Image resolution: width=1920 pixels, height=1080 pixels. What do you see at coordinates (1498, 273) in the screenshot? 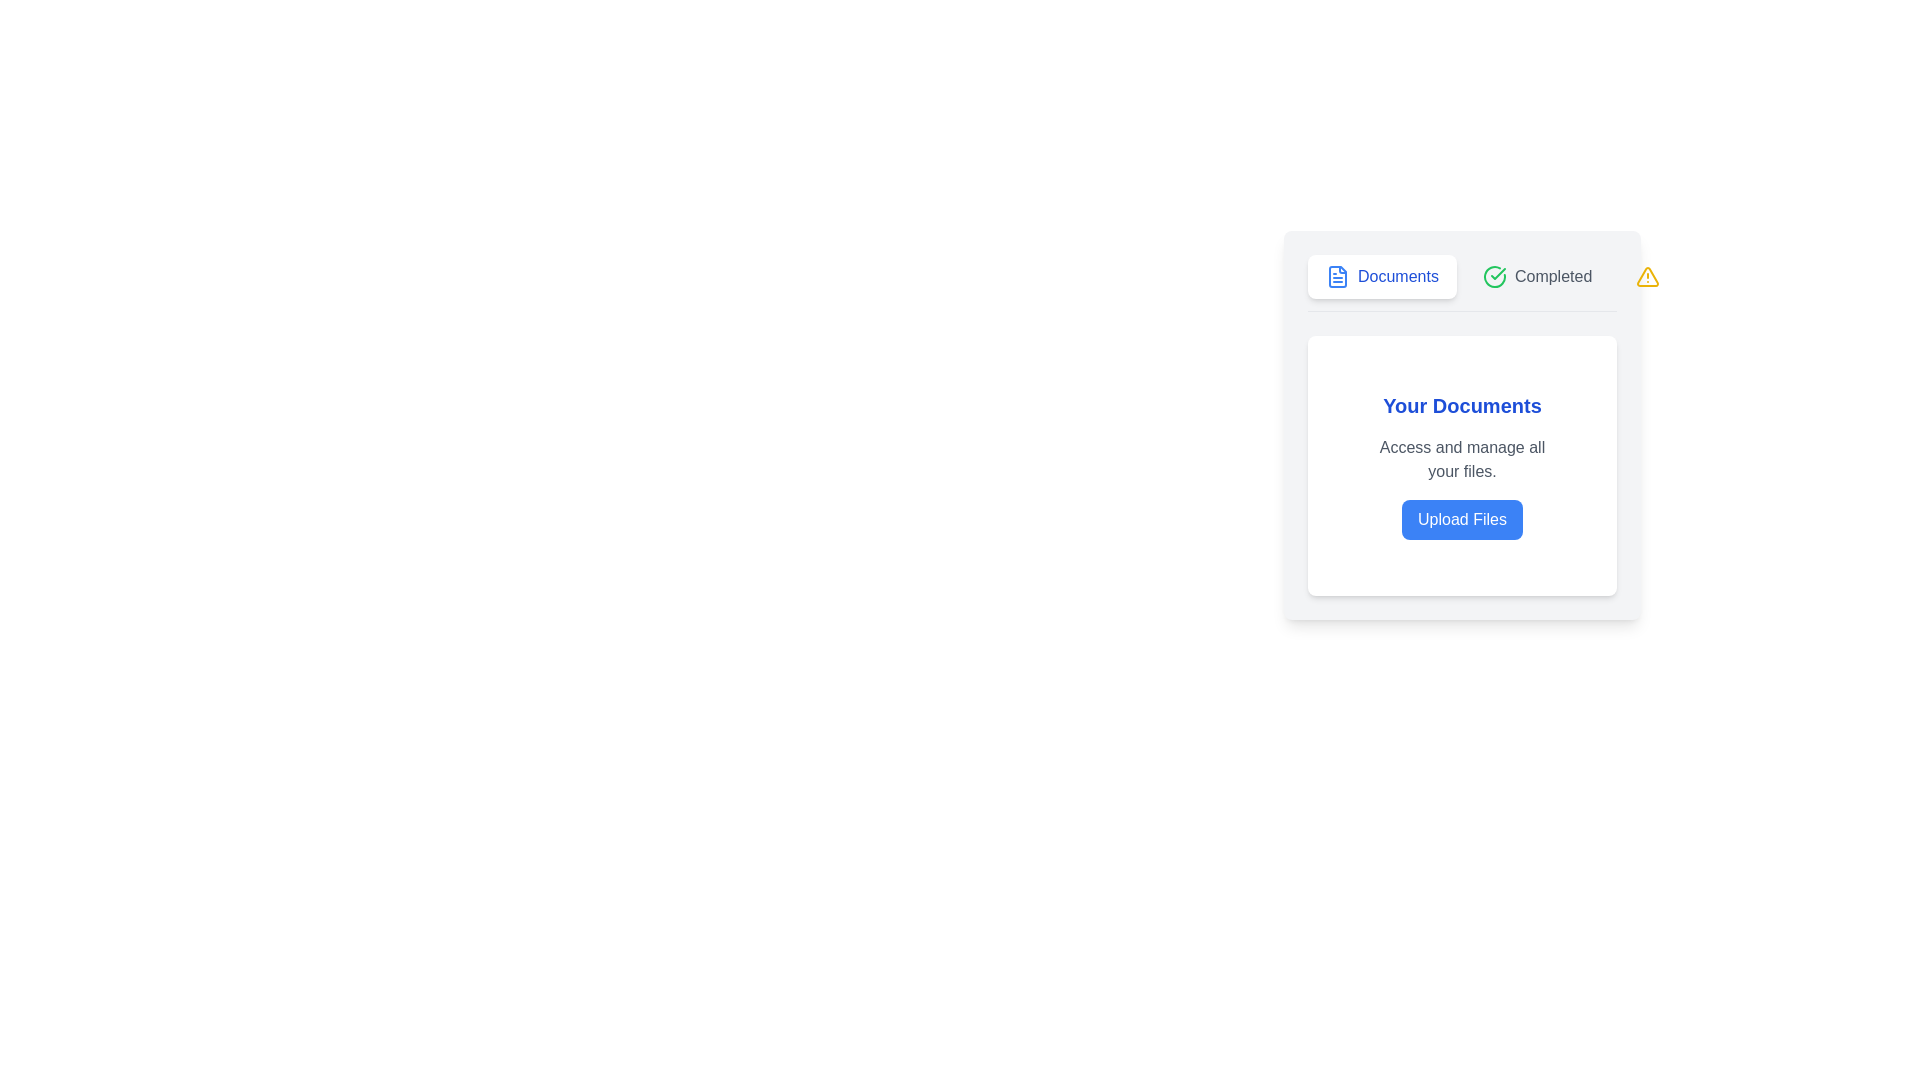
I see `the status represented by the checkmark icon located in the 'Completed' tab, positioned to the right of the 'Documents' tab within the card-like UI component` at bounding box center [1498, 273].